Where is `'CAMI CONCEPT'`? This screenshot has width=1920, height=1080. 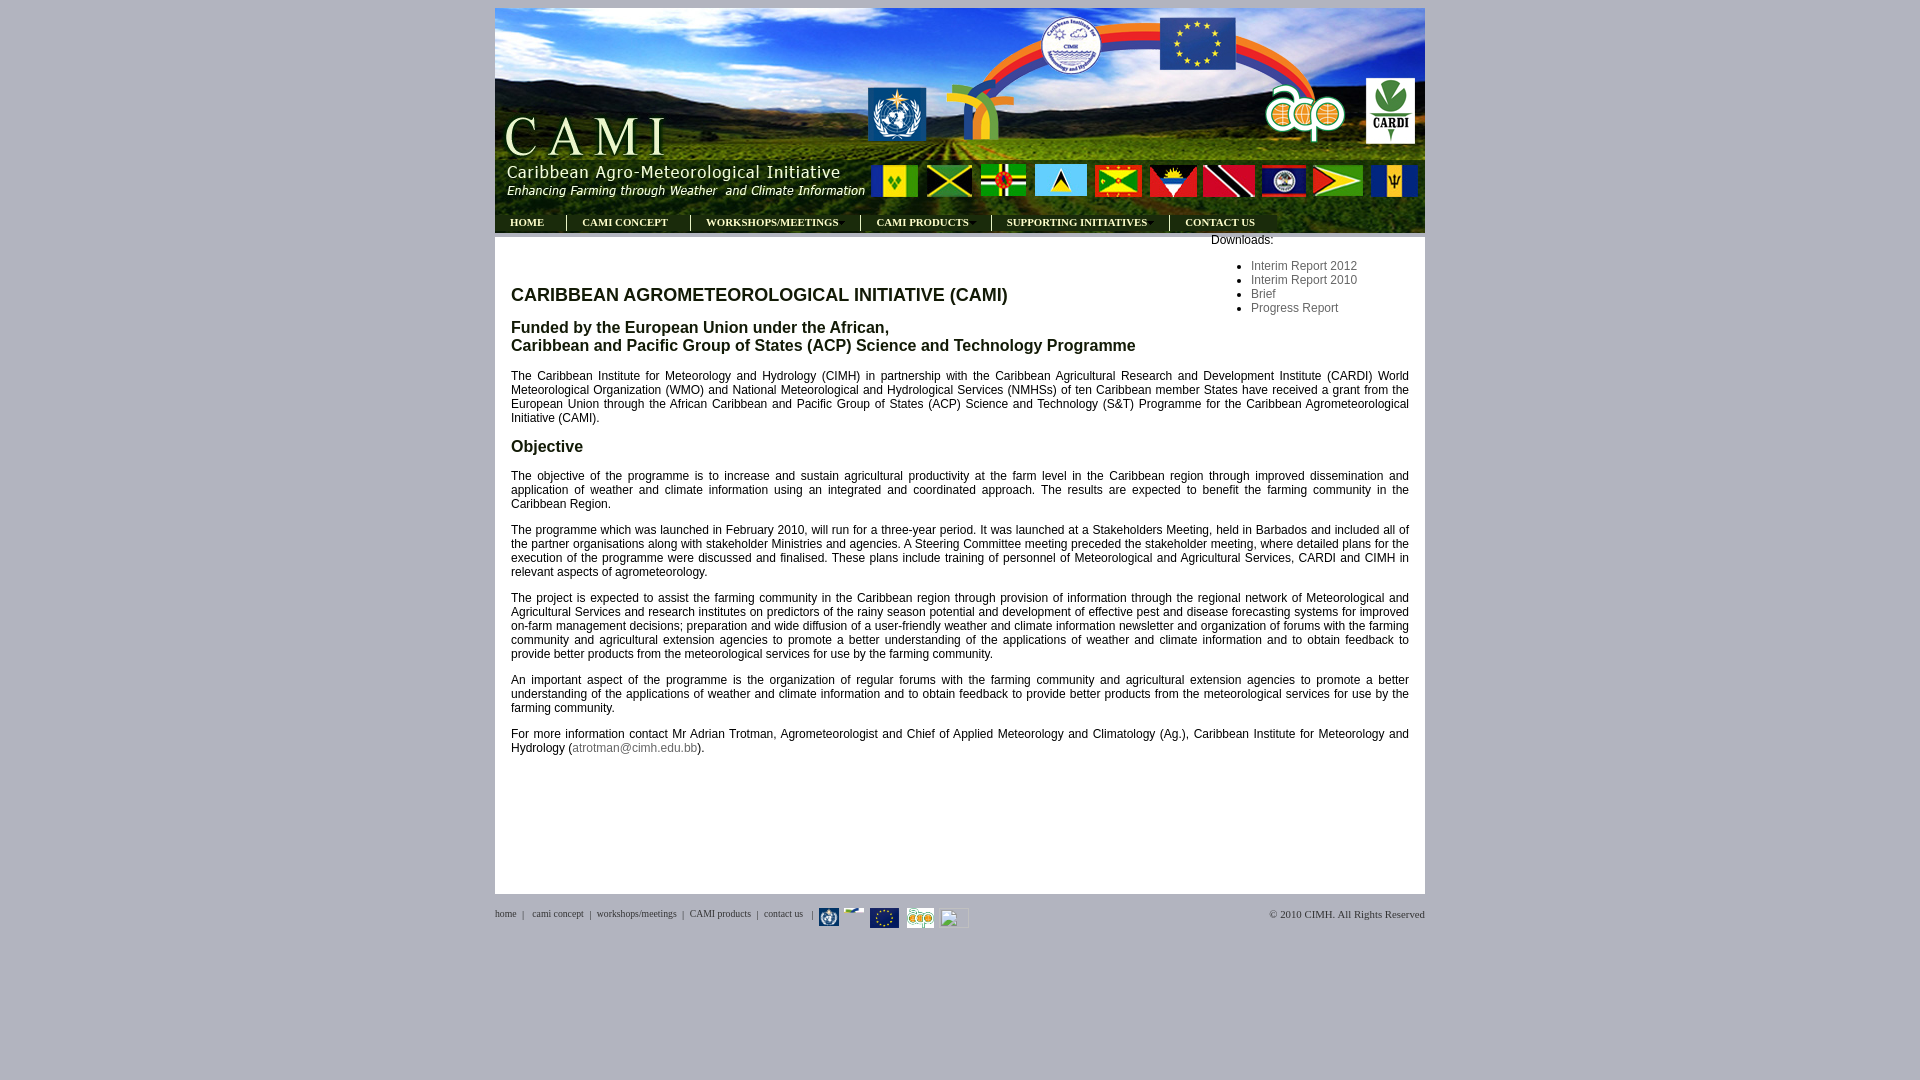
'CAMI CONCEPT' is located at coordinates (565, 222).